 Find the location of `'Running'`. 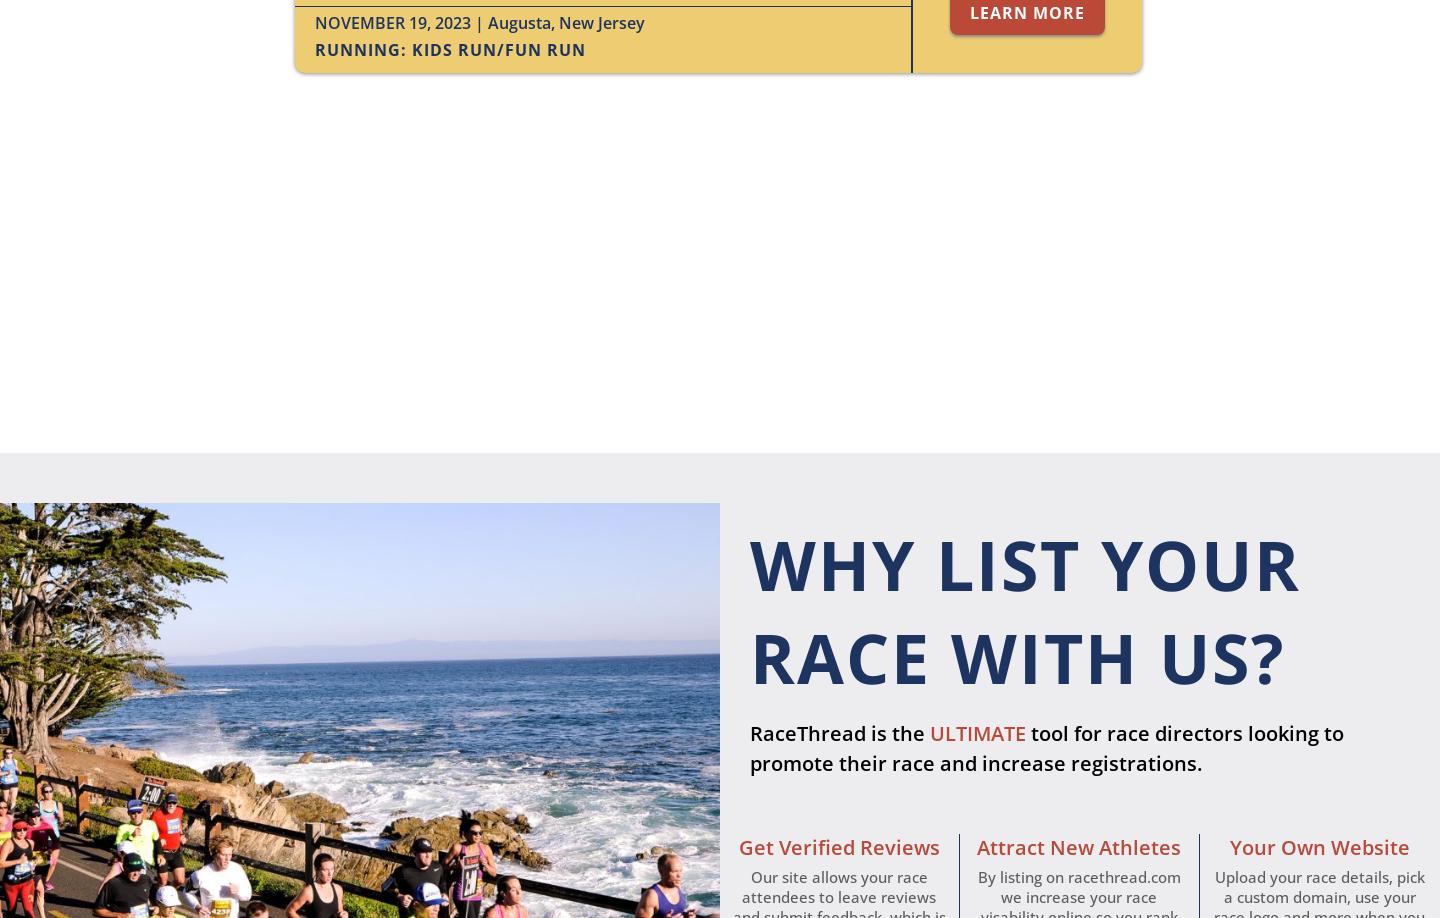

'Running' is located at coordinates (357, 50).